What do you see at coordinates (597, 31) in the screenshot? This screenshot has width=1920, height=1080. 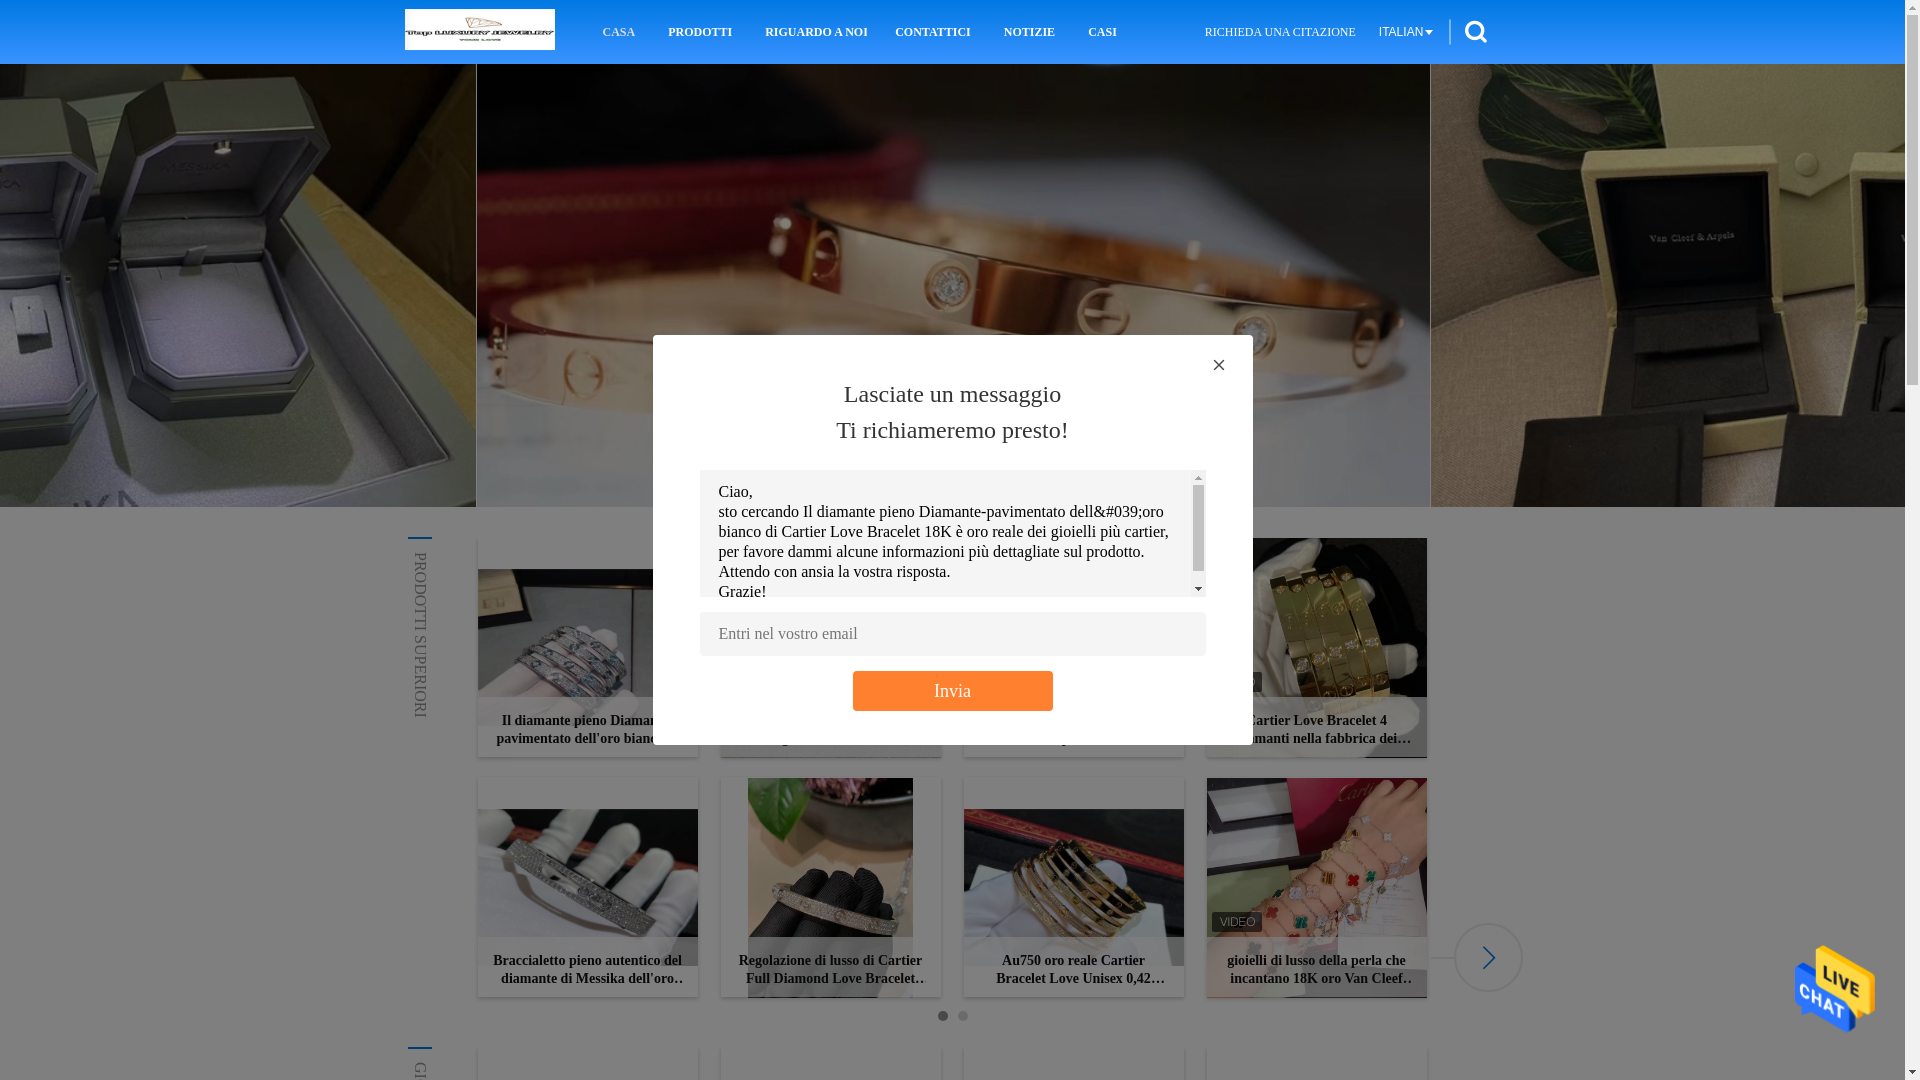 I see `'CASA'` at bounding box center [597, 31].